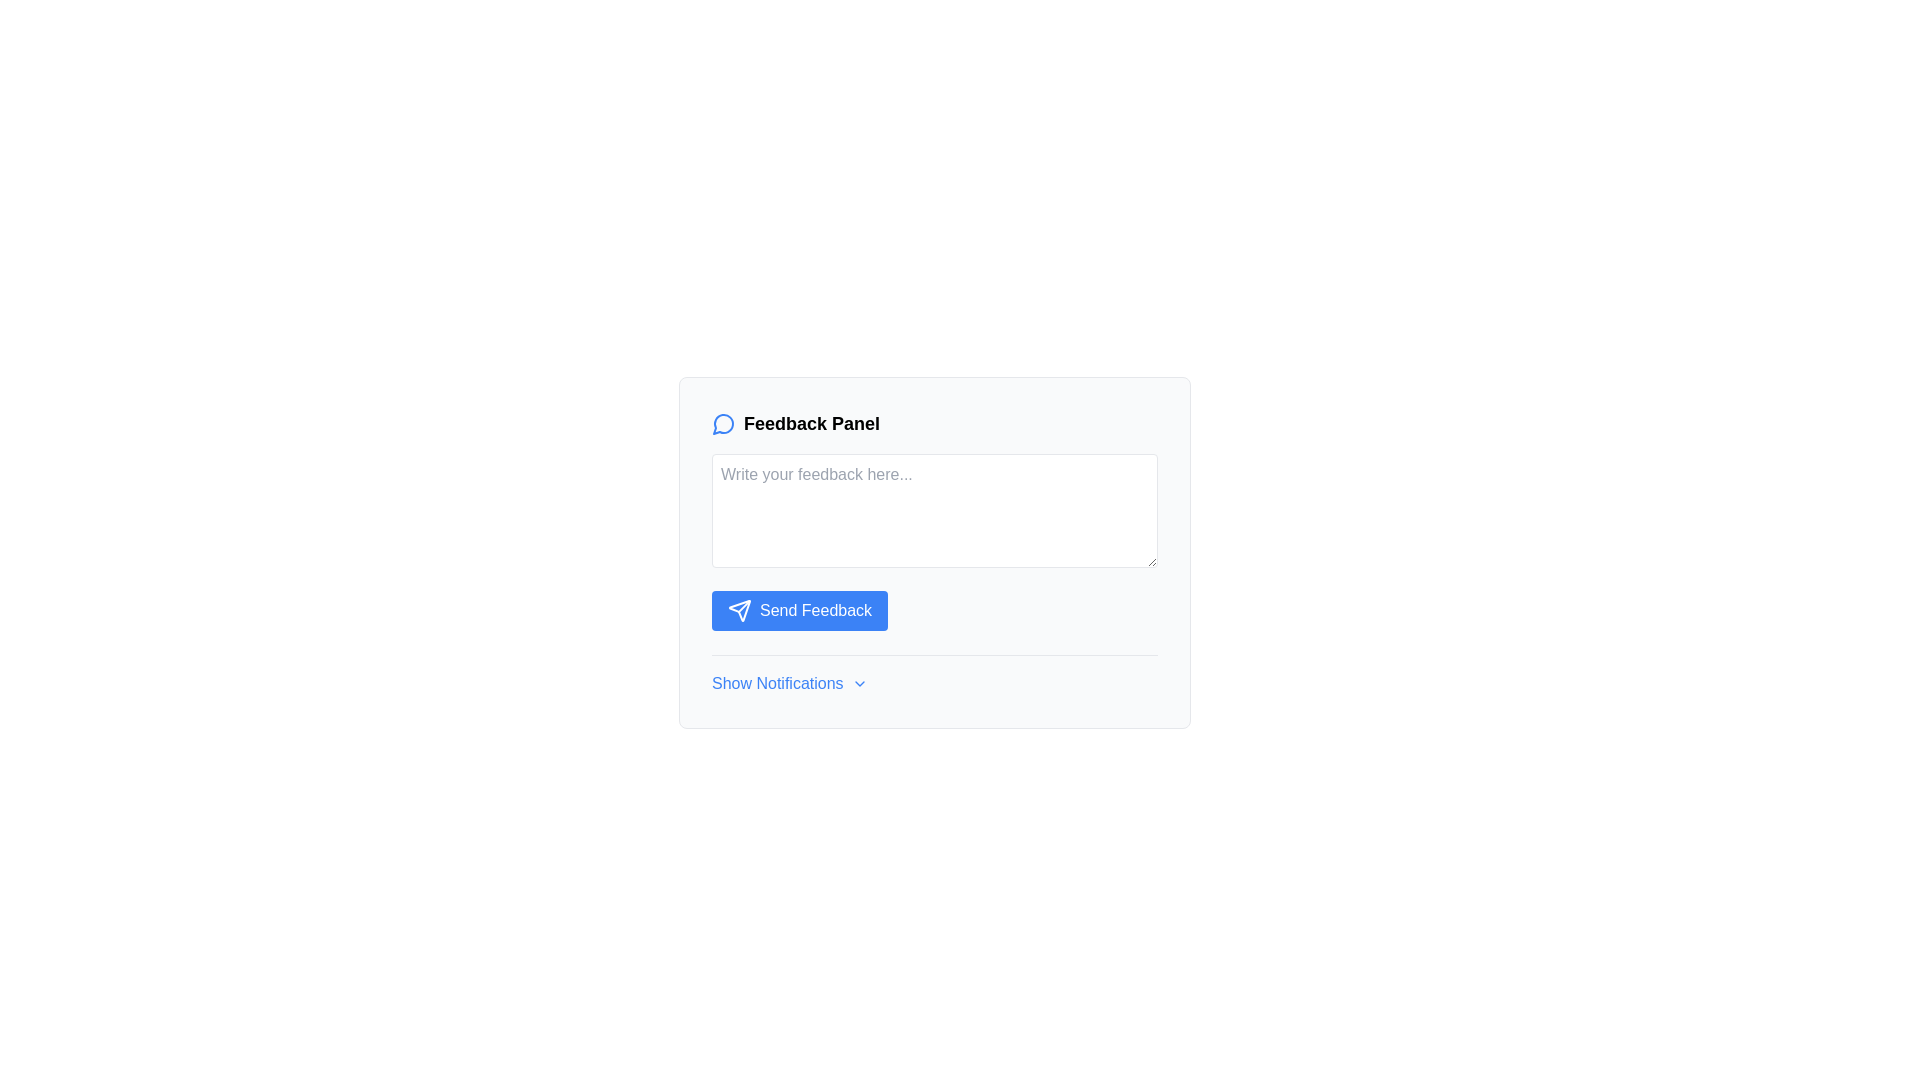 This screenshot has height=1080, width=1920. I want to click on the chevron icon located to the right of the 'Show Notifications' text in the bottom region of the panel, so click(859, 682).